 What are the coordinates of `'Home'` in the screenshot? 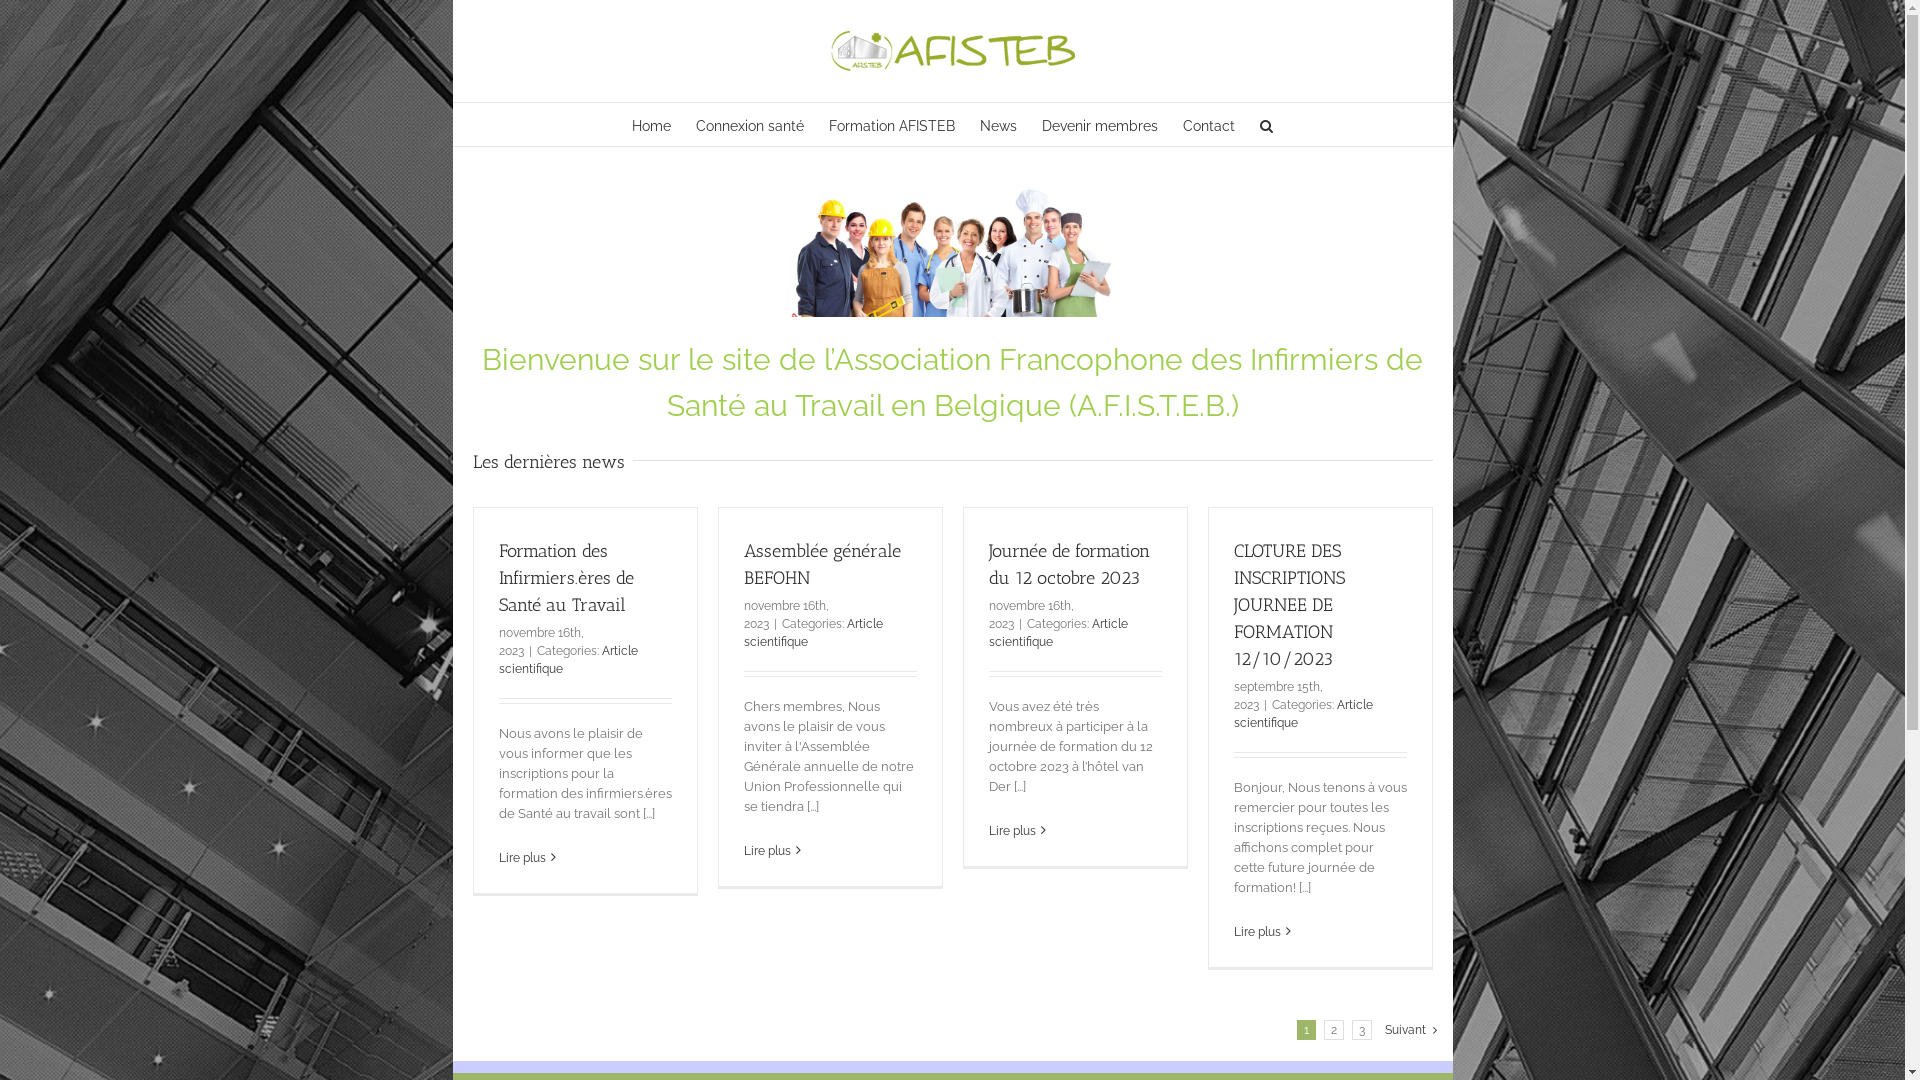 It's located at (651, 124).